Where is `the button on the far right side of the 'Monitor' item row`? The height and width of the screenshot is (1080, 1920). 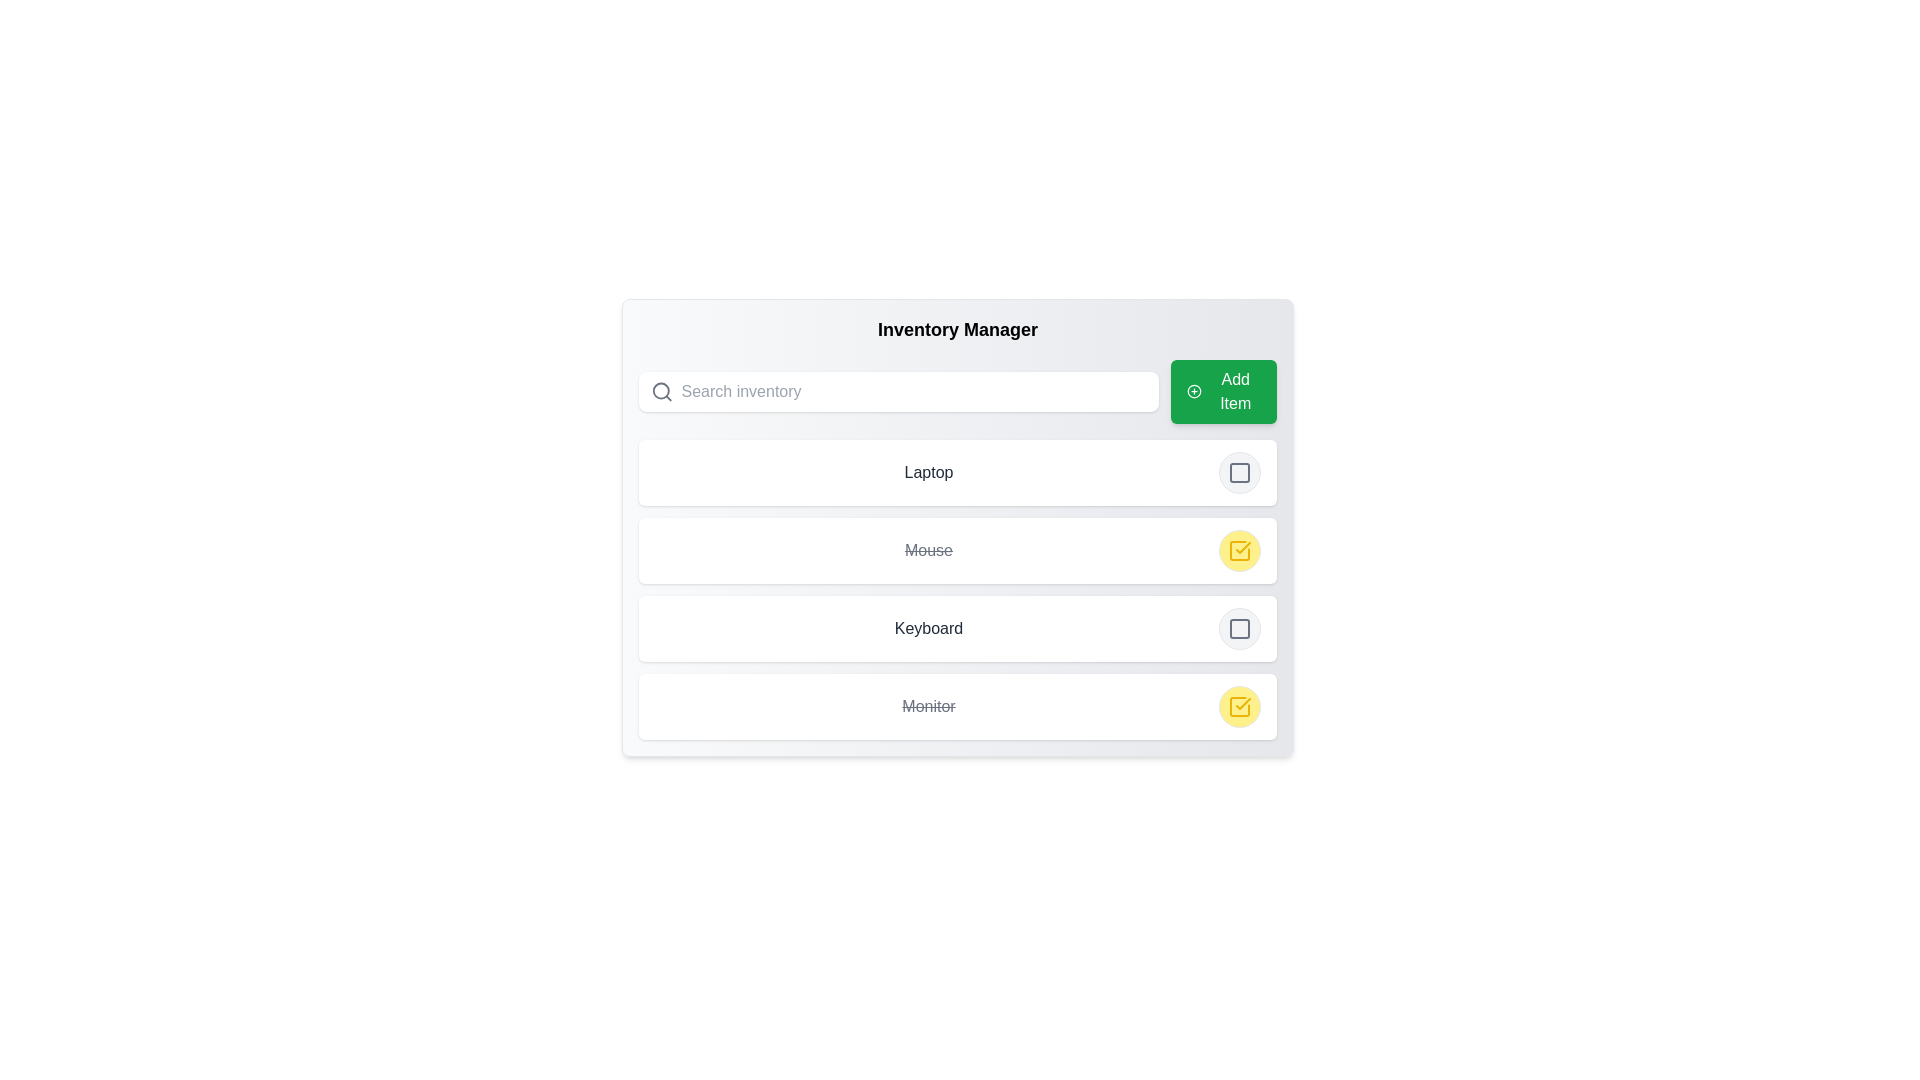 the button on the far right side of the 'Monitor' item row is located at coordinates (1238, 705).